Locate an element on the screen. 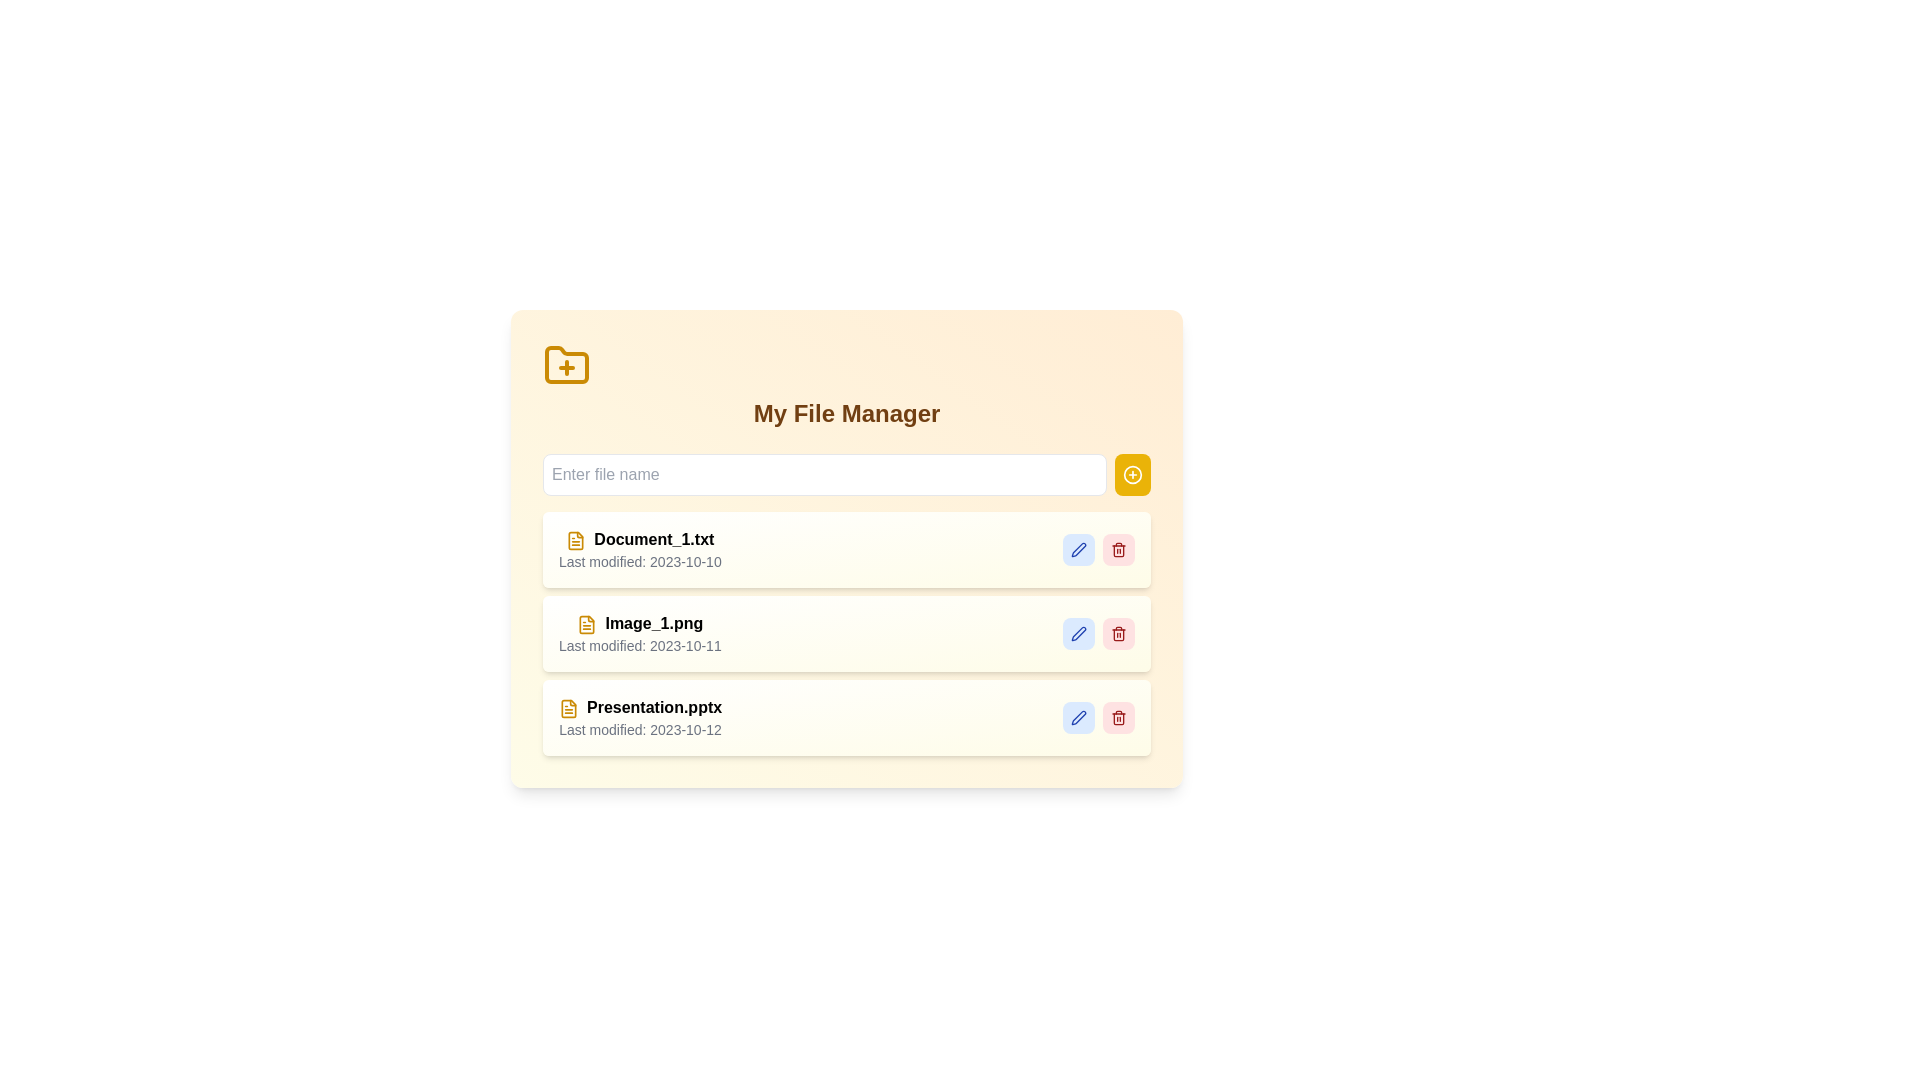  the red delete button located to the right of the blue edit button to initiate the deletion process for the associated file or item in the list is located at coordinates (1117, 550).